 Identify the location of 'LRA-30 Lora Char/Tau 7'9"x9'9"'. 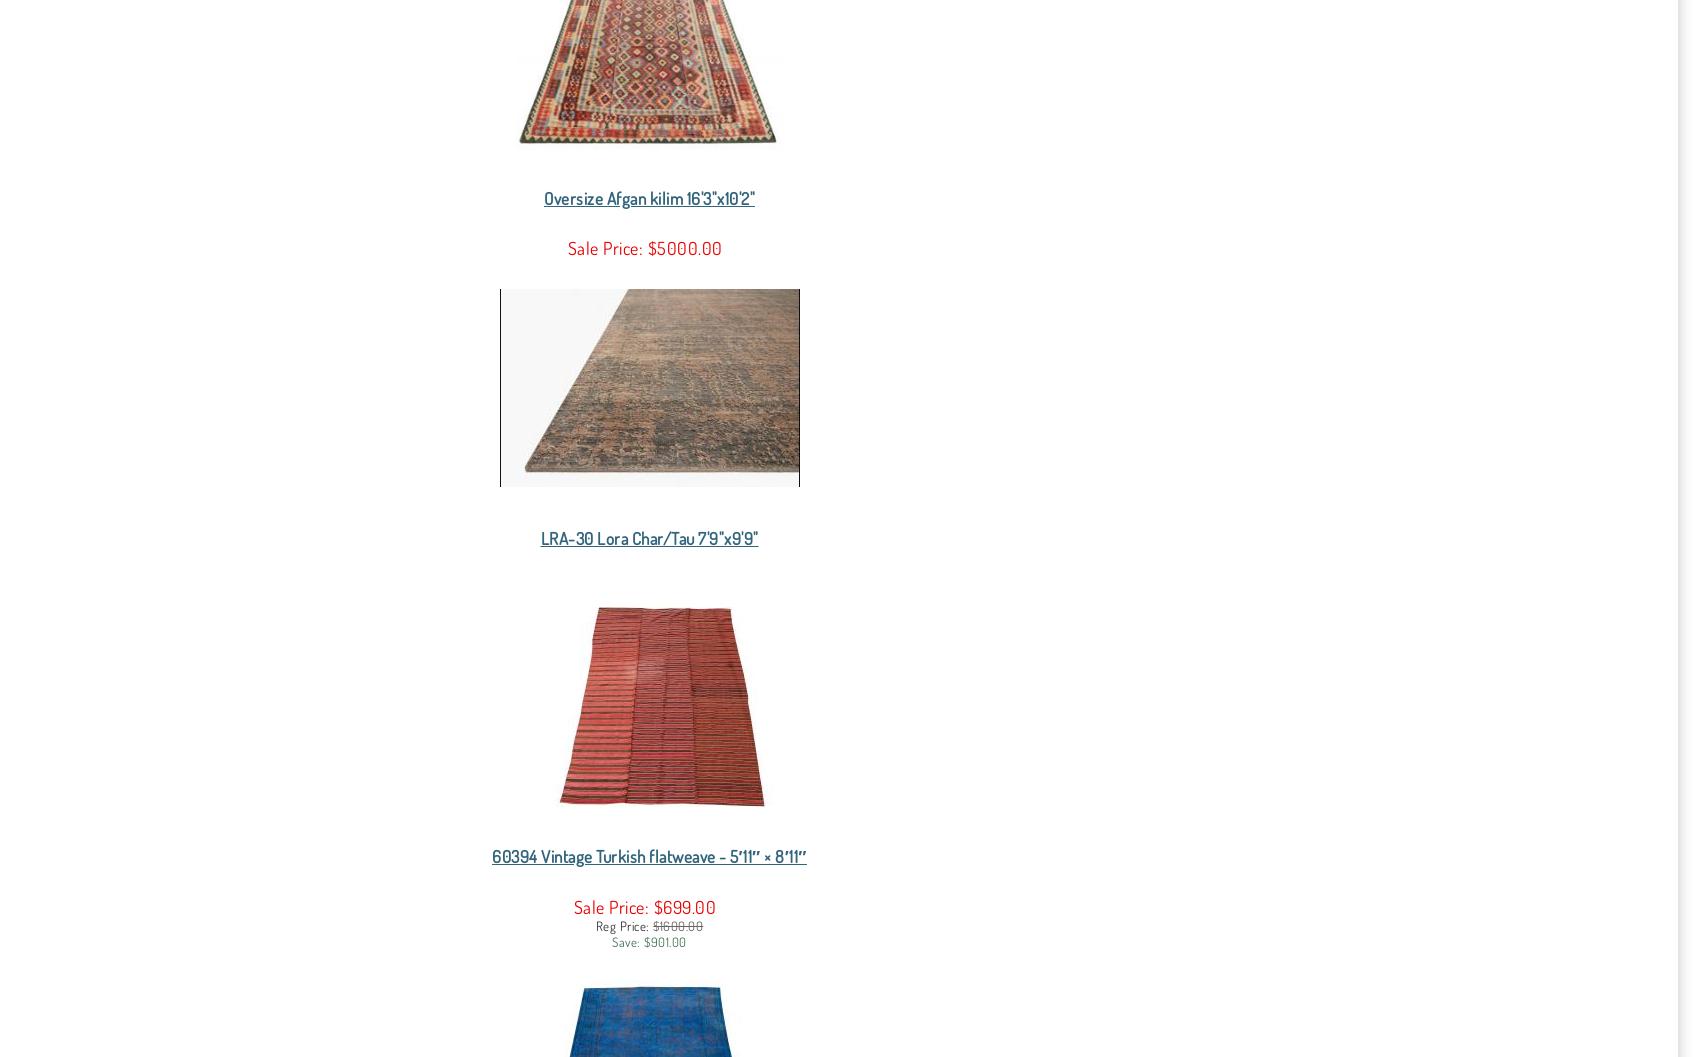
(648, 536).